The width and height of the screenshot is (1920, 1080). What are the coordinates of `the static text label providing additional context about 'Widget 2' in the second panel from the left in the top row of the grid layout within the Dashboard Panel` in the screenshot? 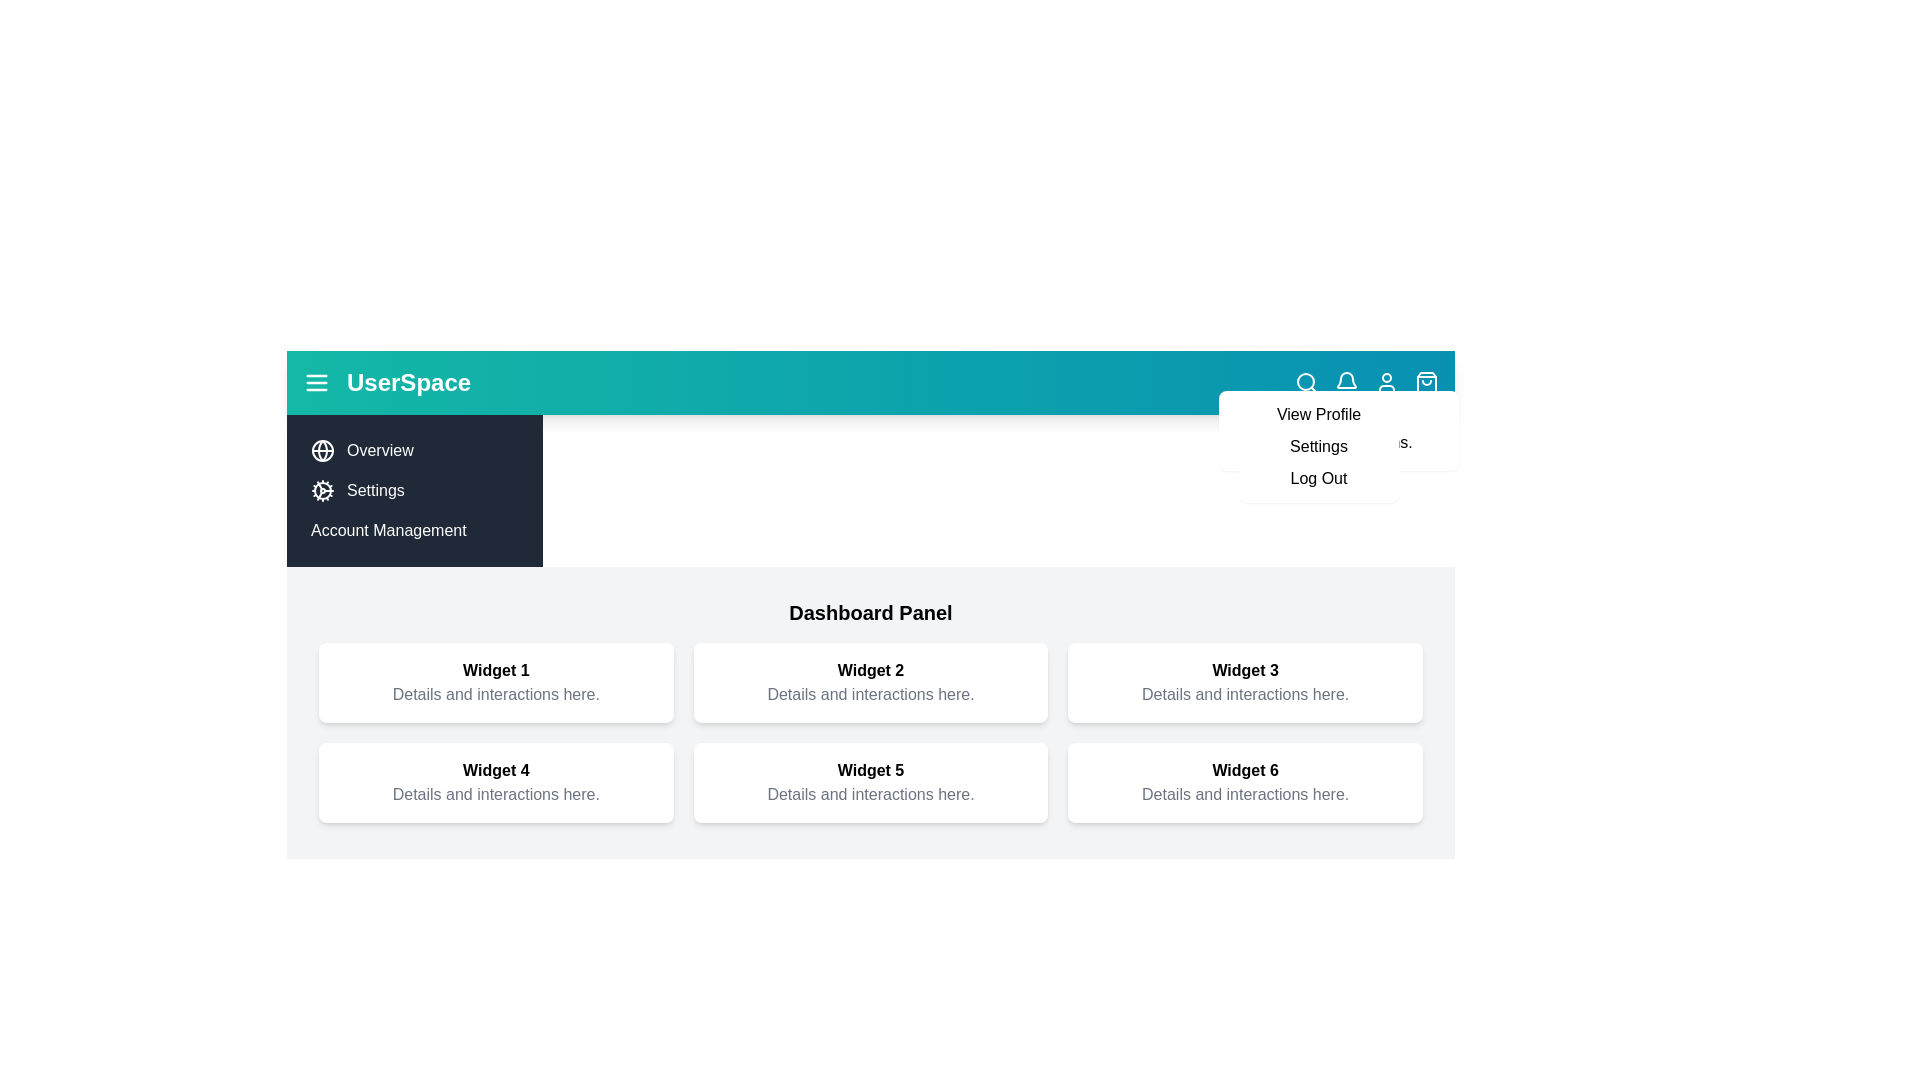 It's located at (870, 693).